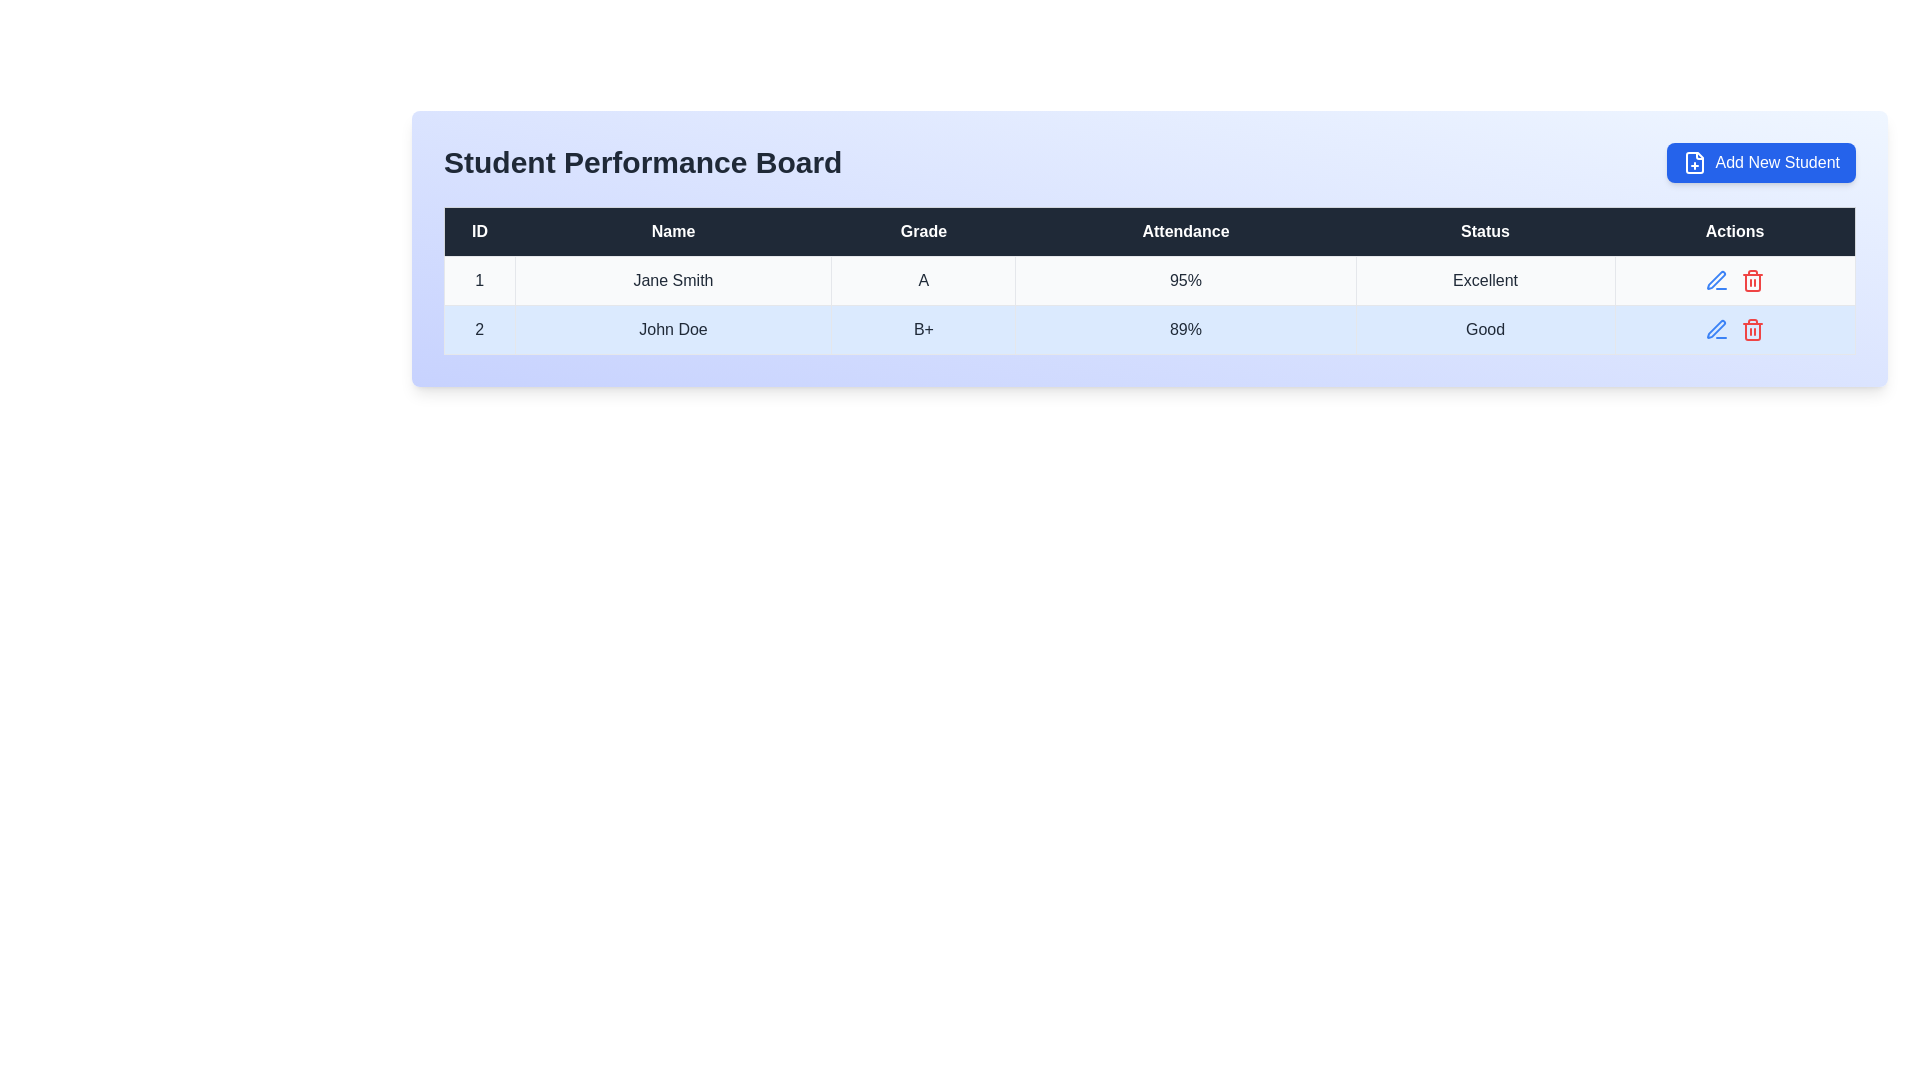  What do you see at coordinates (1752, 329) in the screenshot?
I see `the delete icon button located in the last column under 'Actions' for the second row representing the student John Doe` at bounding box center [1752, 329].